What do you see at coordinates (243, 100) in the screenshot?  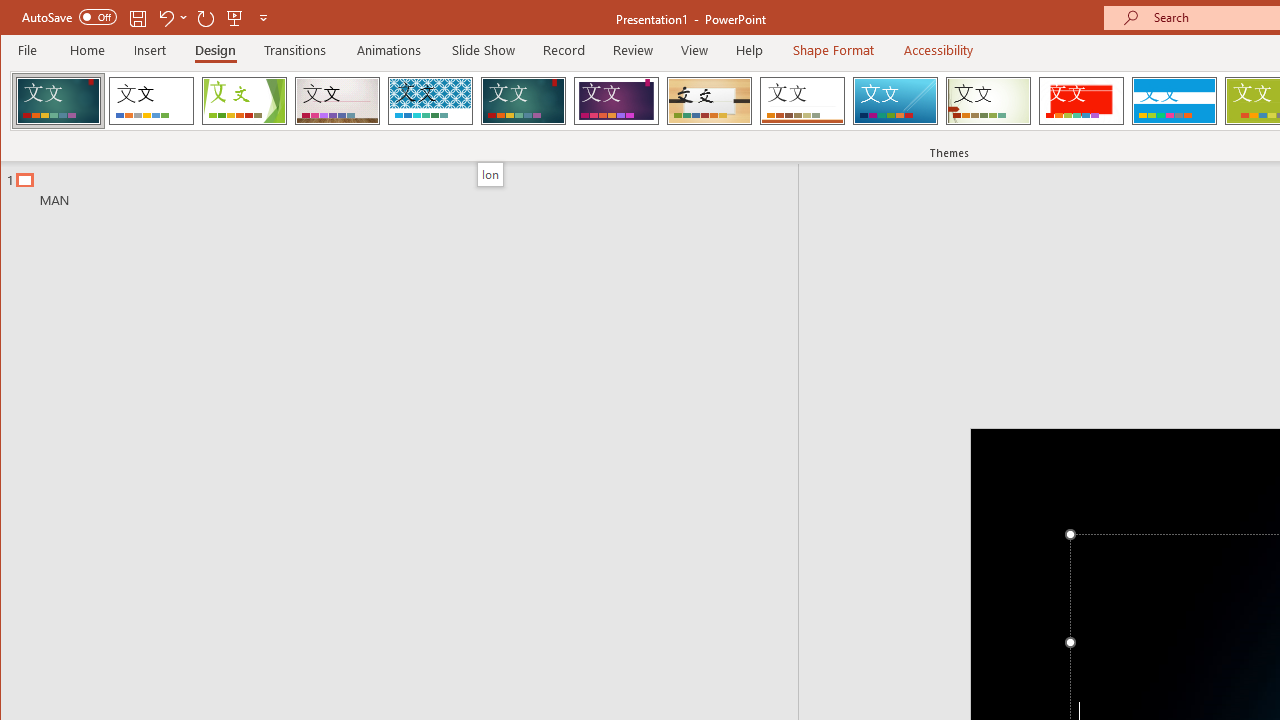 I see `'Facet'` at bounding box center [243, 100].